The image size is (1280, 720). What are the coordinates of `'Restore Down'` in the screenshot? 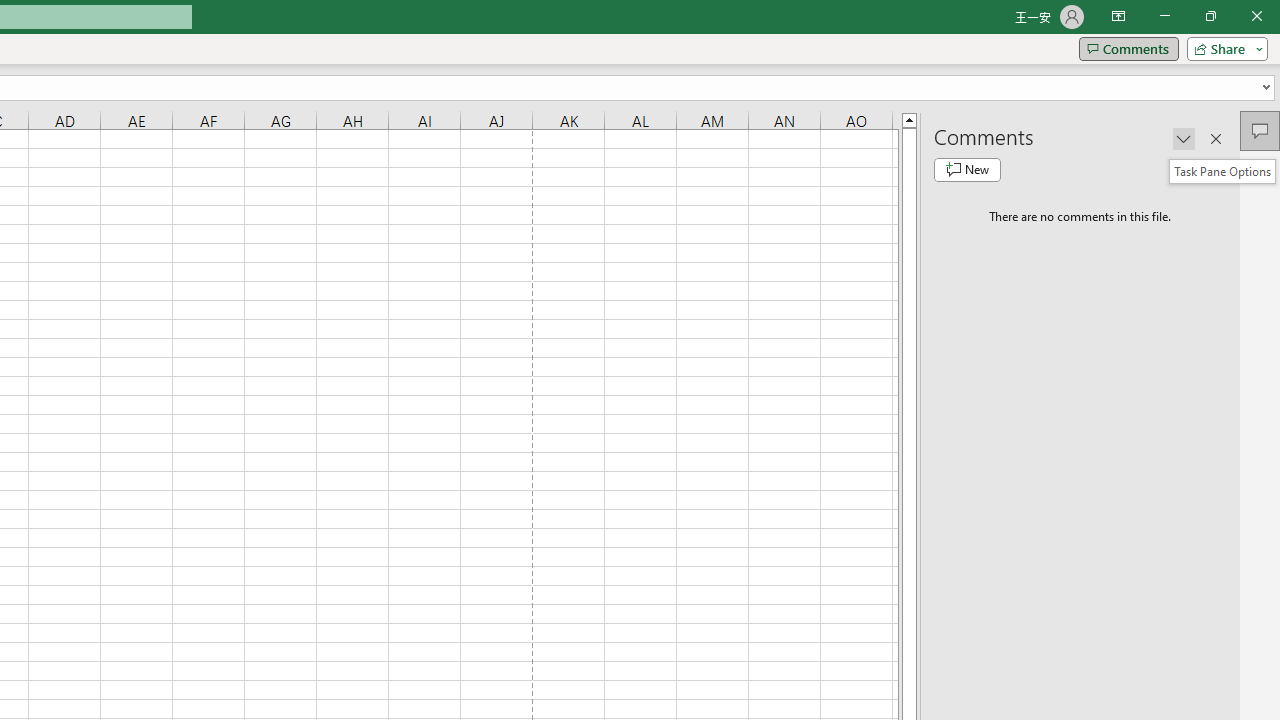 It's located at (1209, 16).